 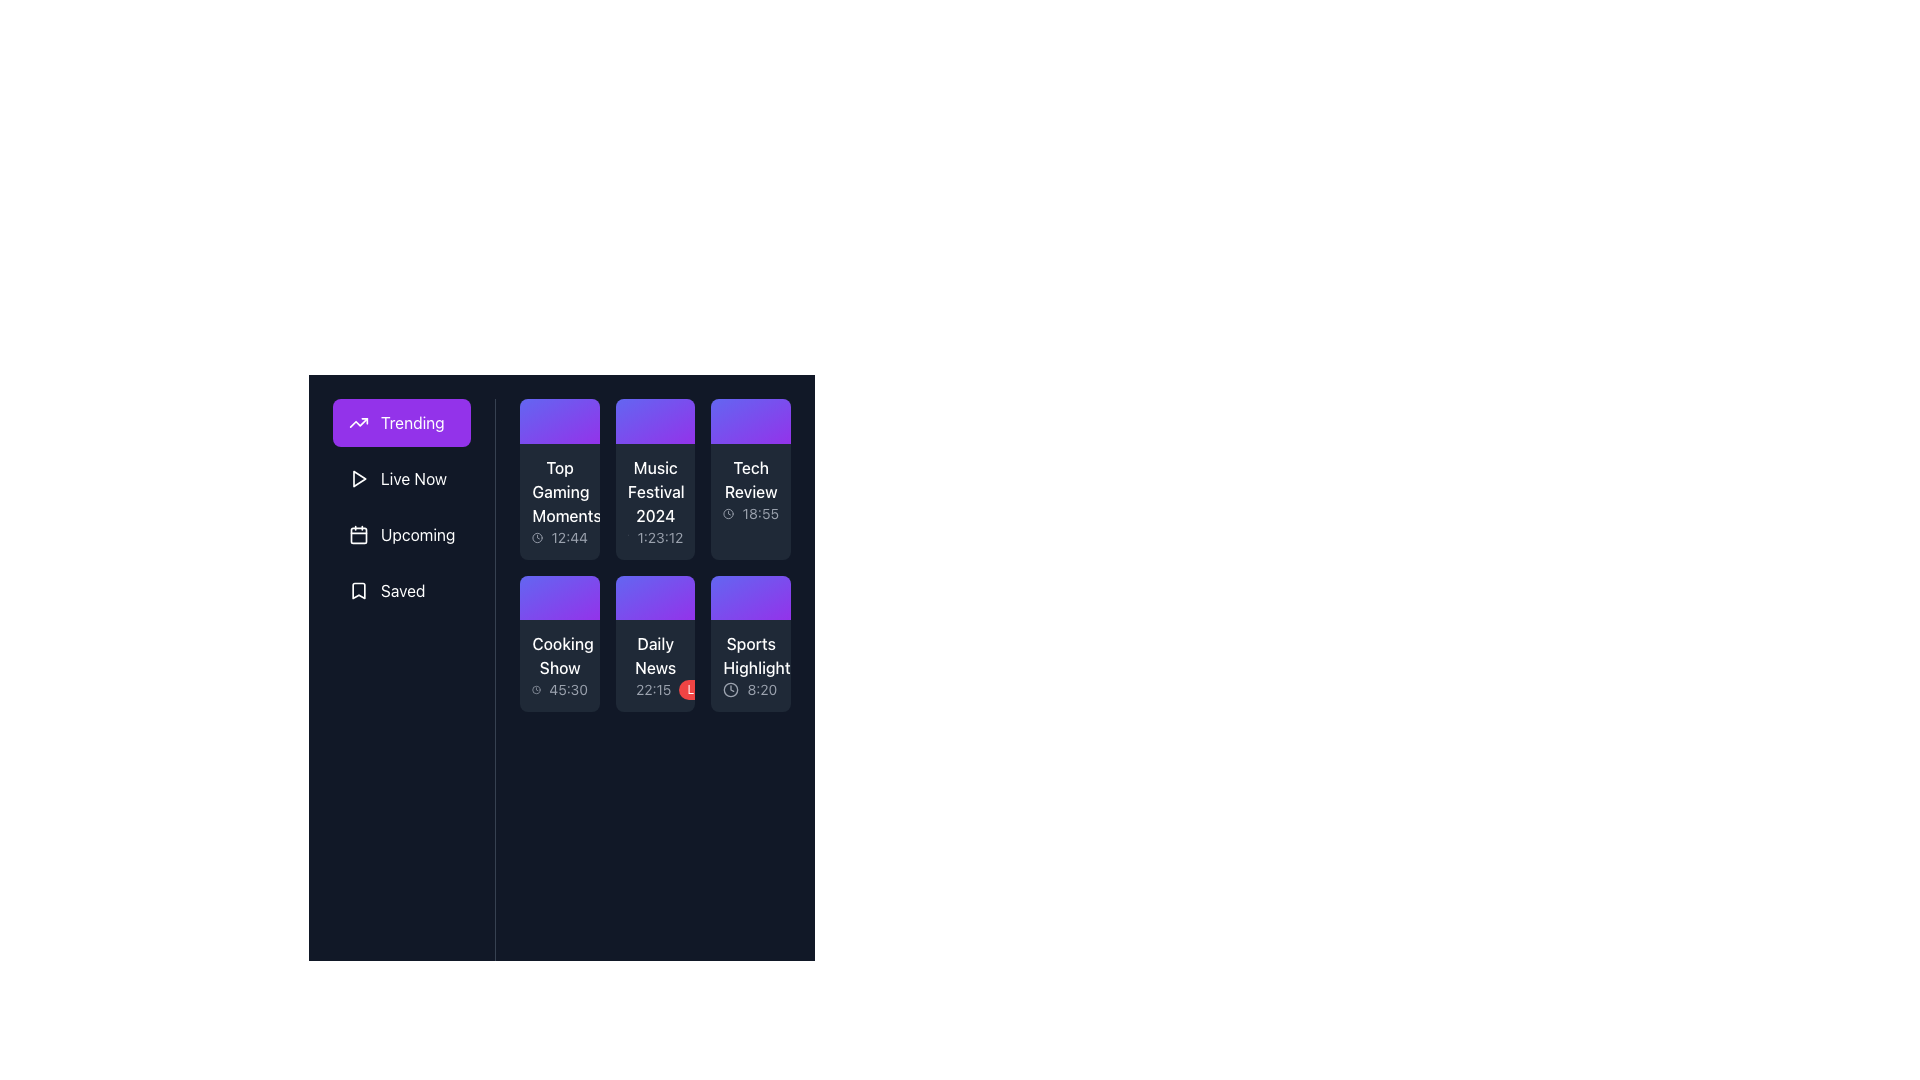 I want to click on the text field displaying 'Cooking Show' in white font against a dark background, which is centrally located in the second row of the grid labeled 'Trending.', so click(x=560, y=656).